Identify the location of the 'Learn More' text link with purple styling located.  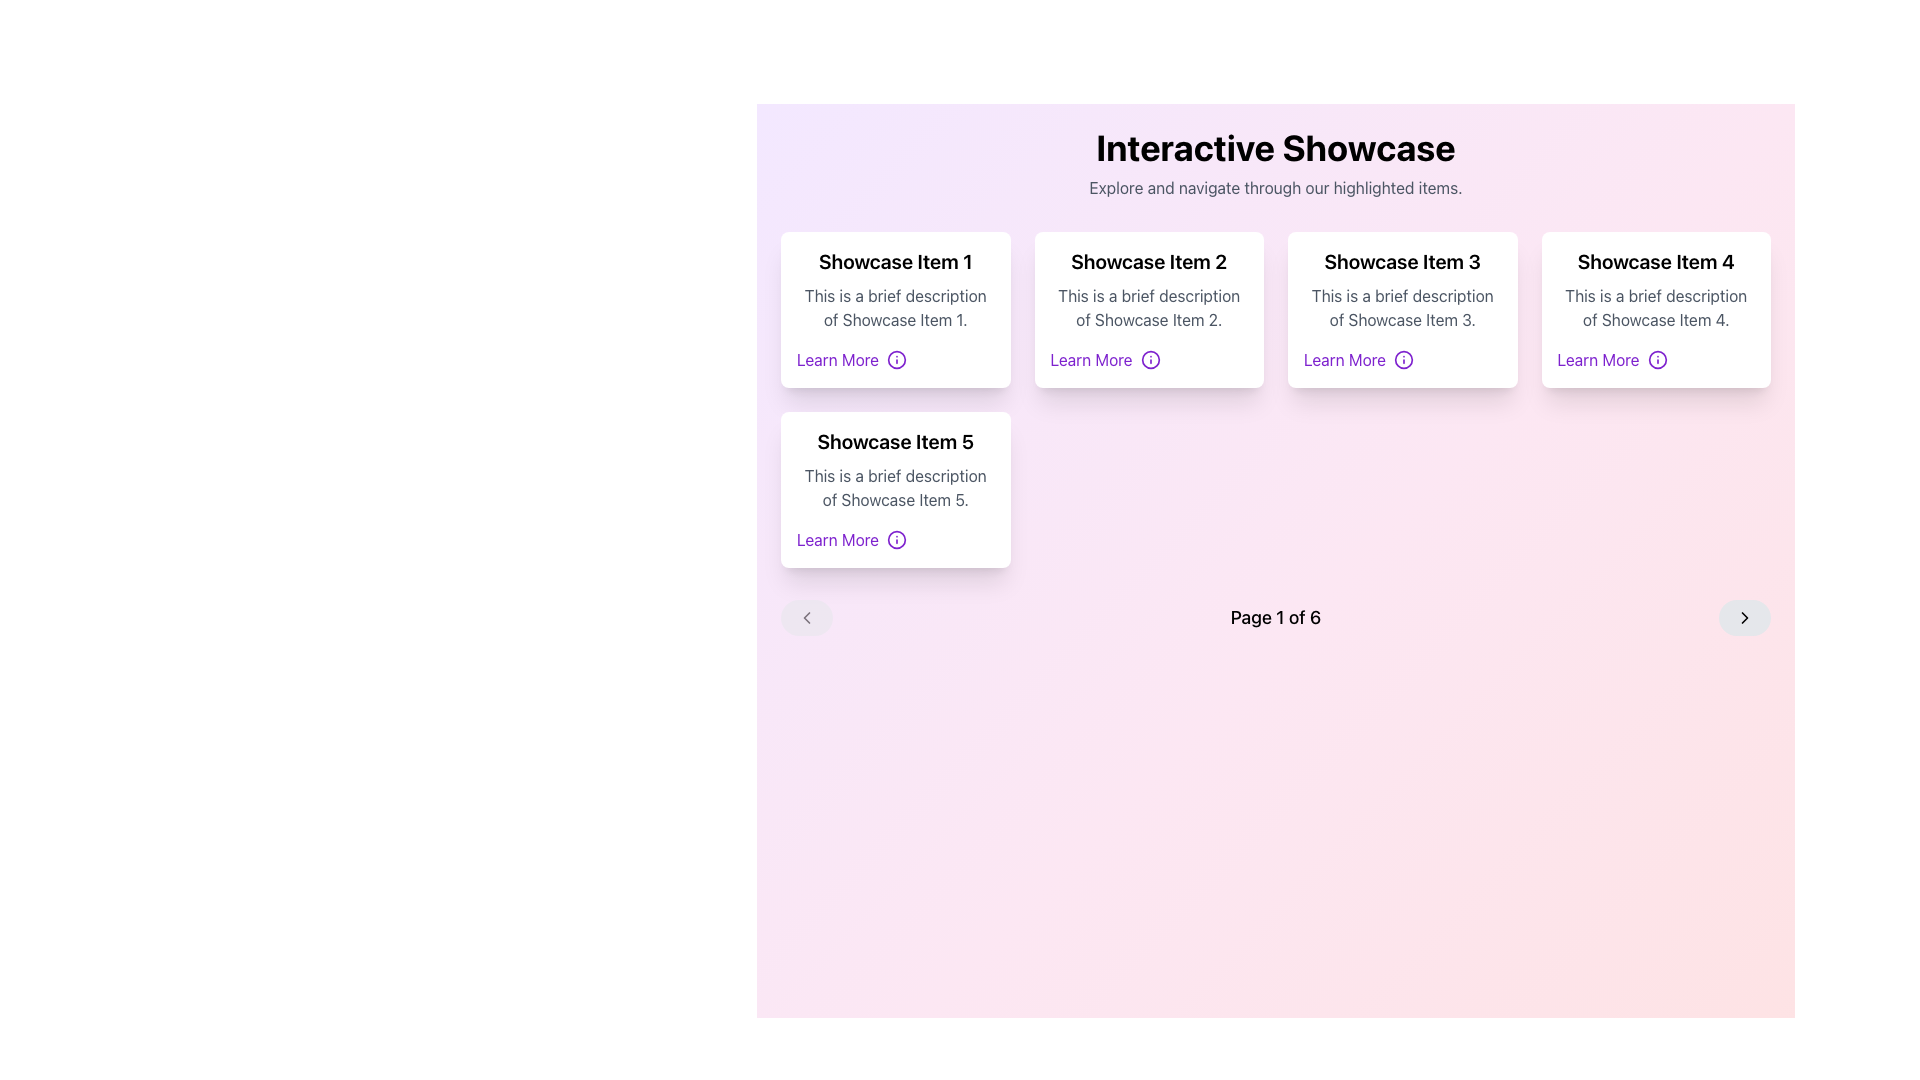
(894, 540).